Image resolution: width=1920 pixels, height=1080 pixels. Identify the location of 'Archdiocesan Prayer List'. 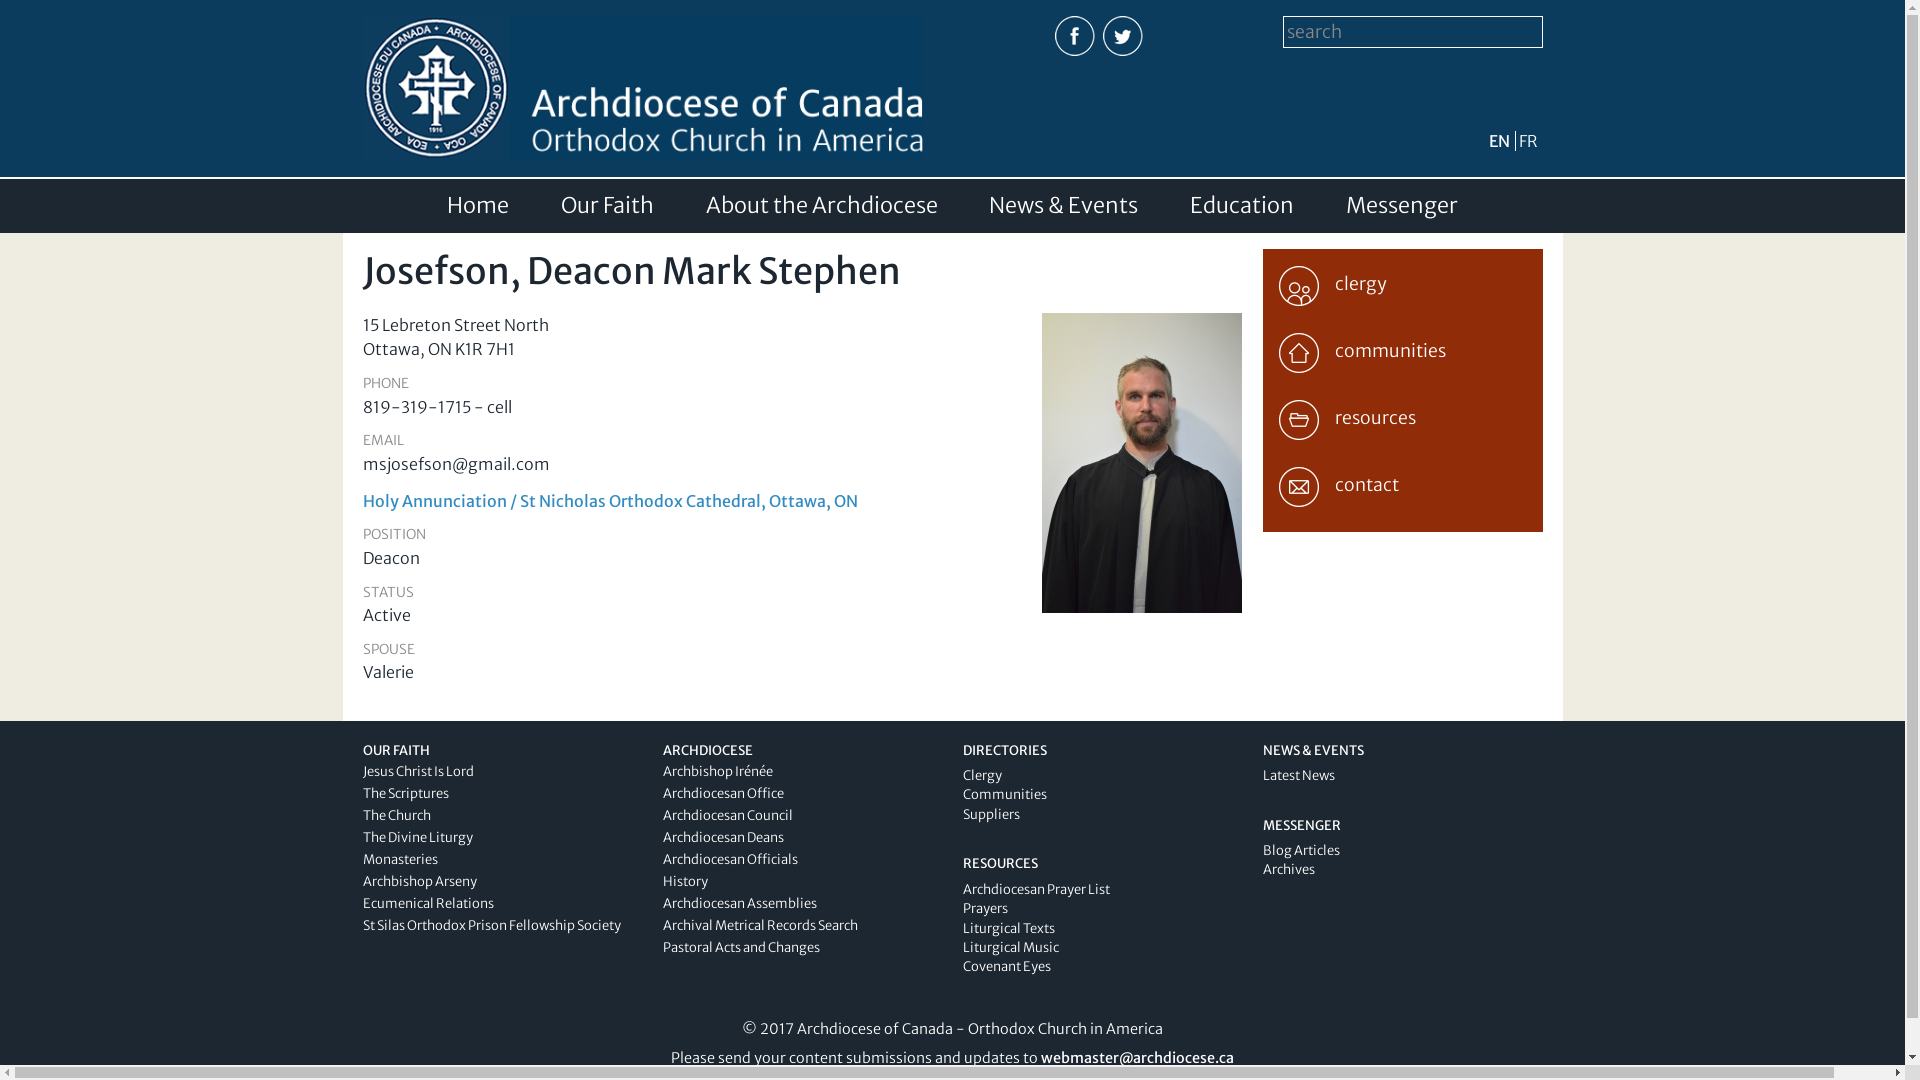
(961, 888).